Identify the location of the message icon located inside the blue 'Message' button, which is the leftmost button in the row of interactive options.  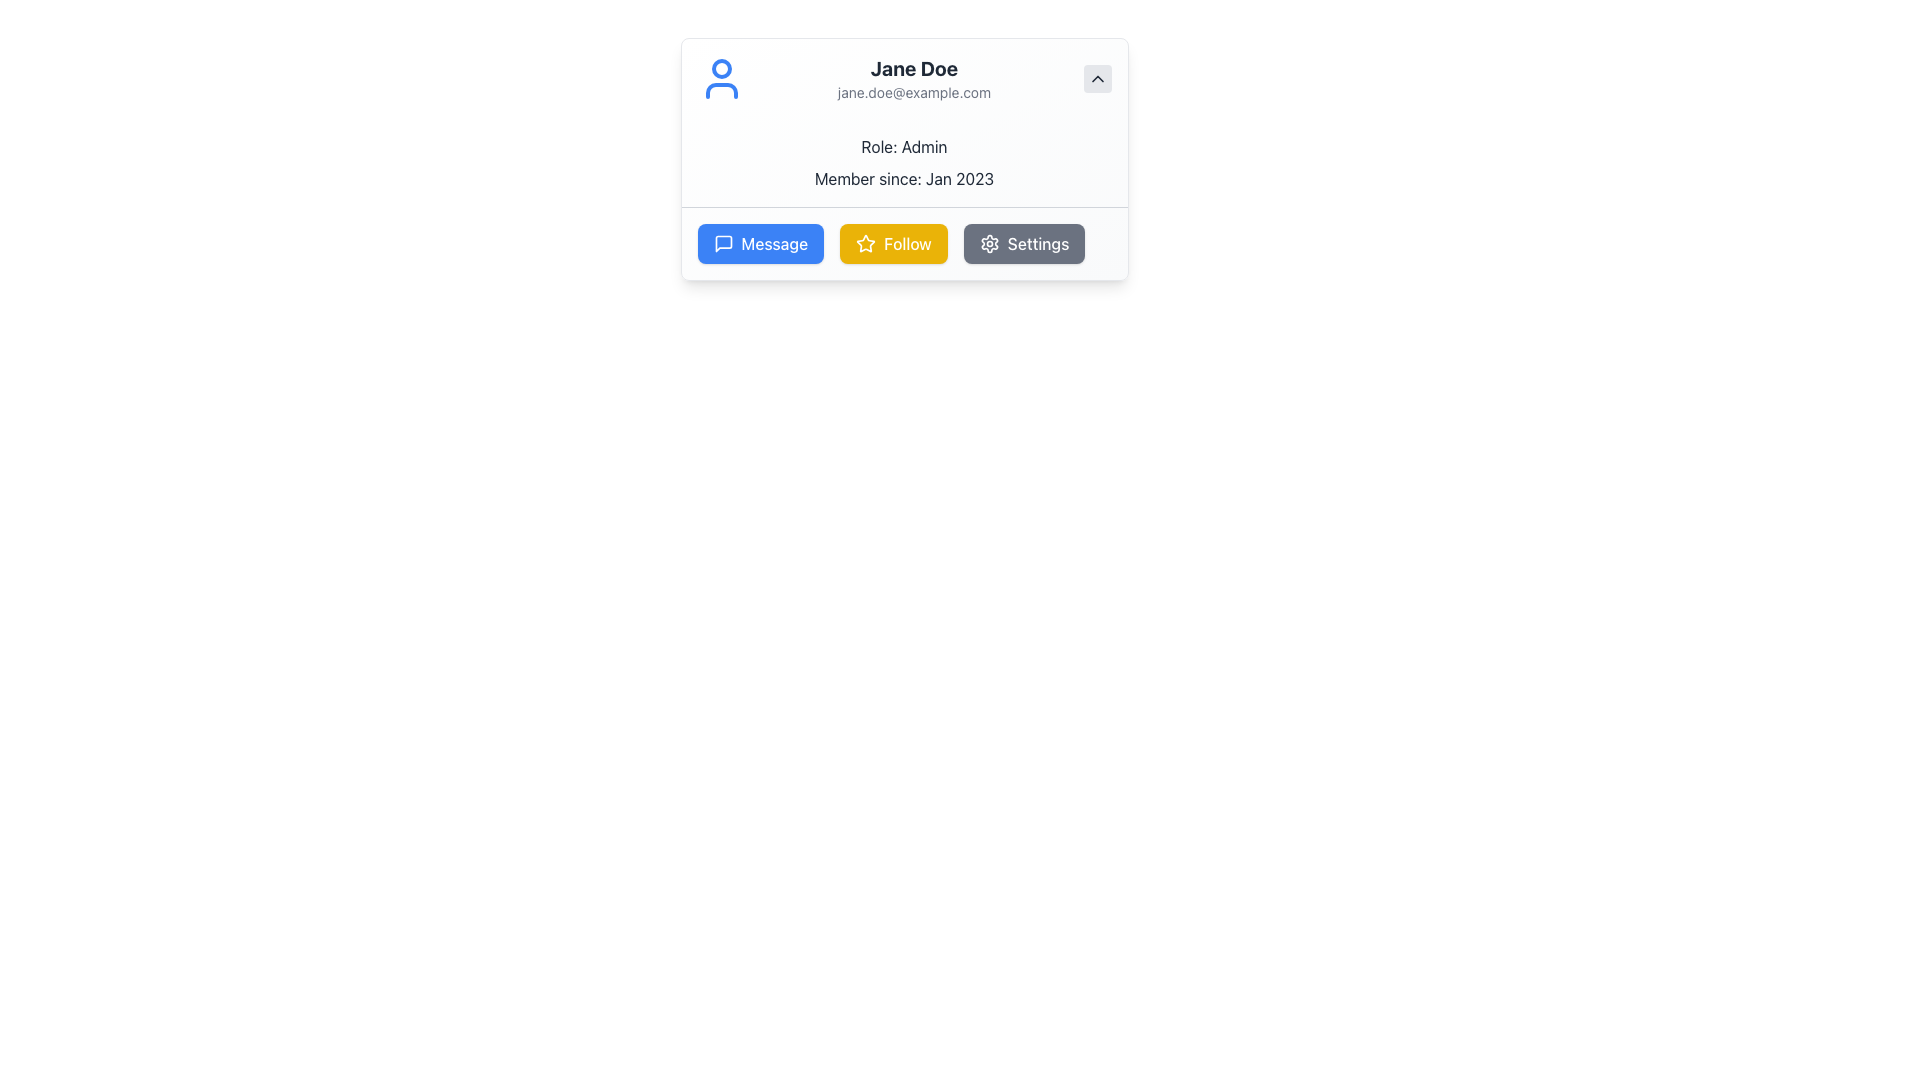
(722, 242).